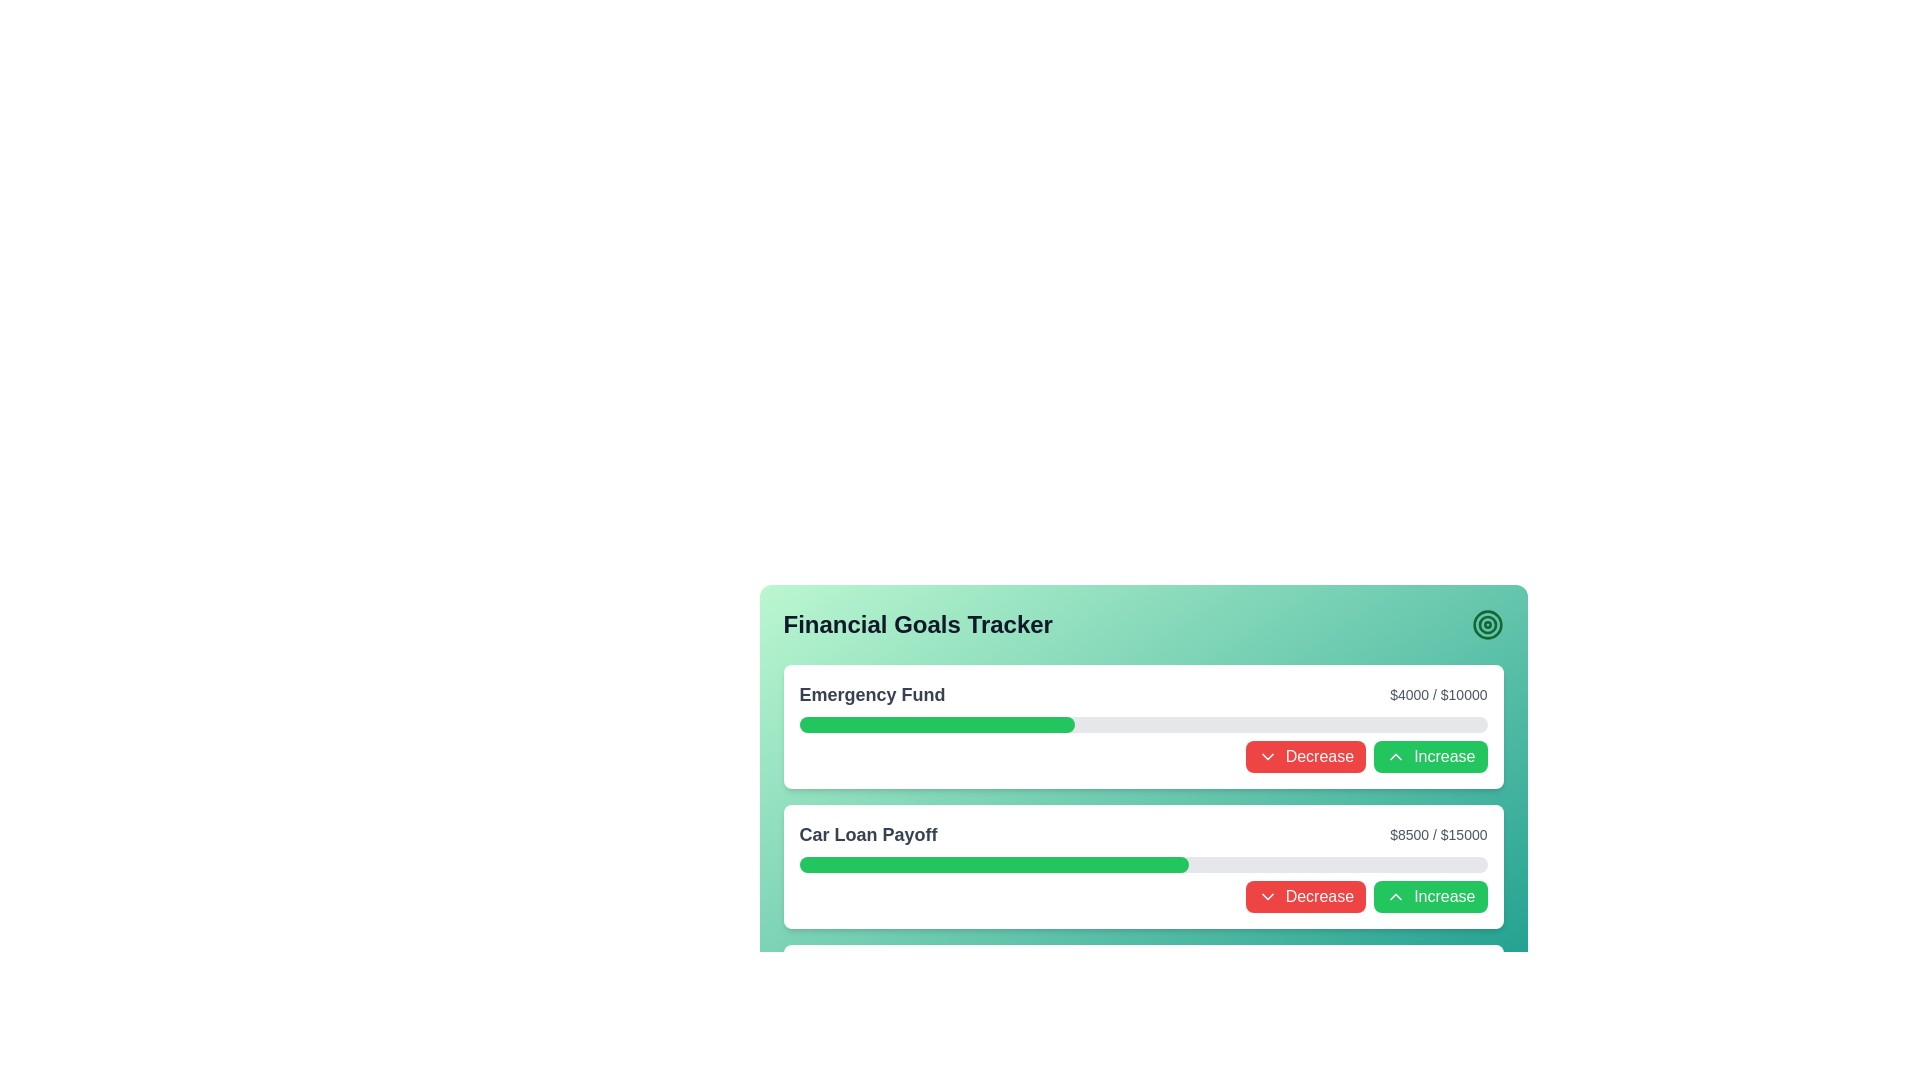 Image resolution: width=1920 pixels, height=1080 pixels. What do you see at coordinates (1437, 834) in the screenshot?
I see `the text label displaying the financial goal progress '$8500 / $15000', which is styled in a smaller grayish font and positioned below the 'Car Loan Payoff' title` at bounding box center [1437, 834].